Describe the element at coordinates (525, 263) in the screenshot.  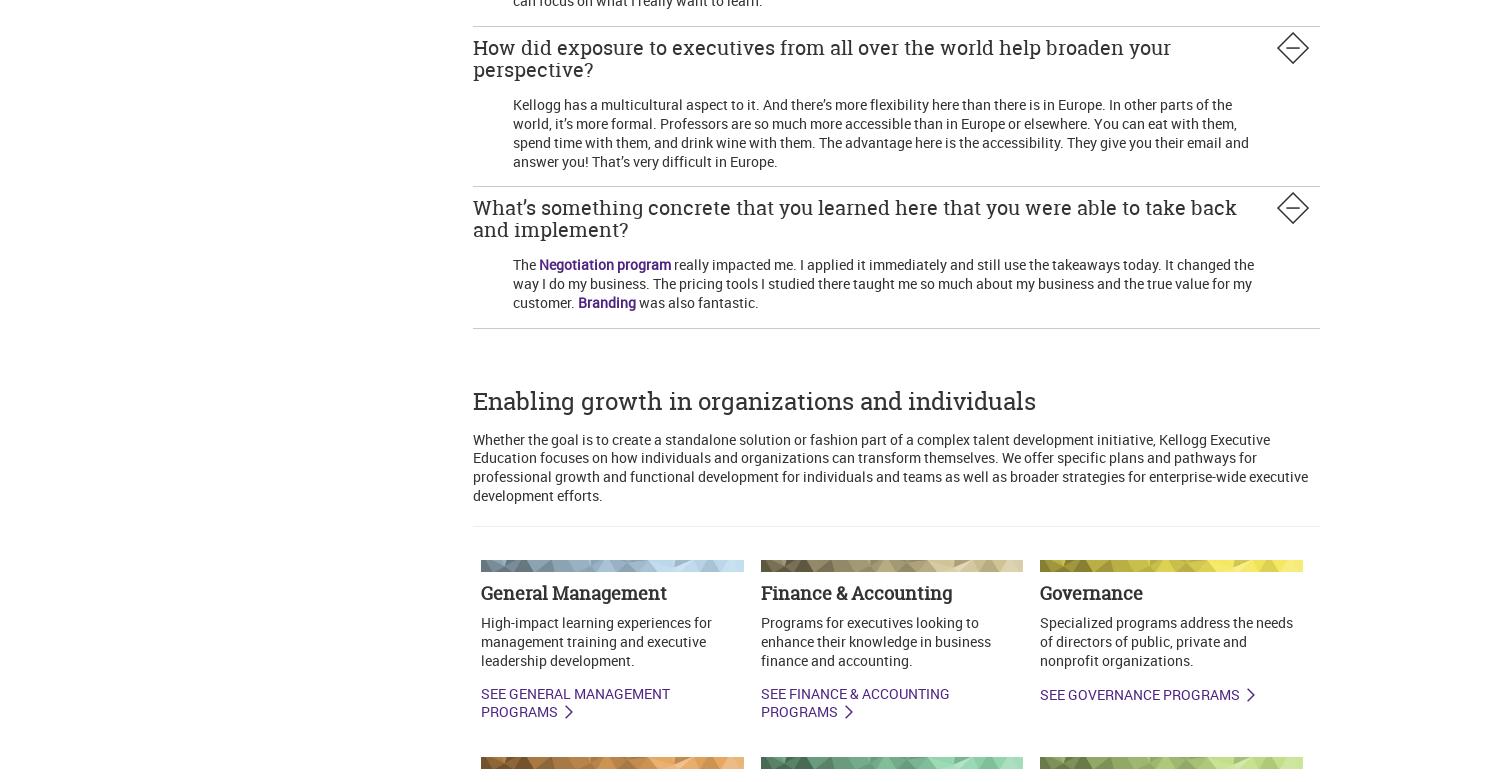
I see `'The'` at that location.